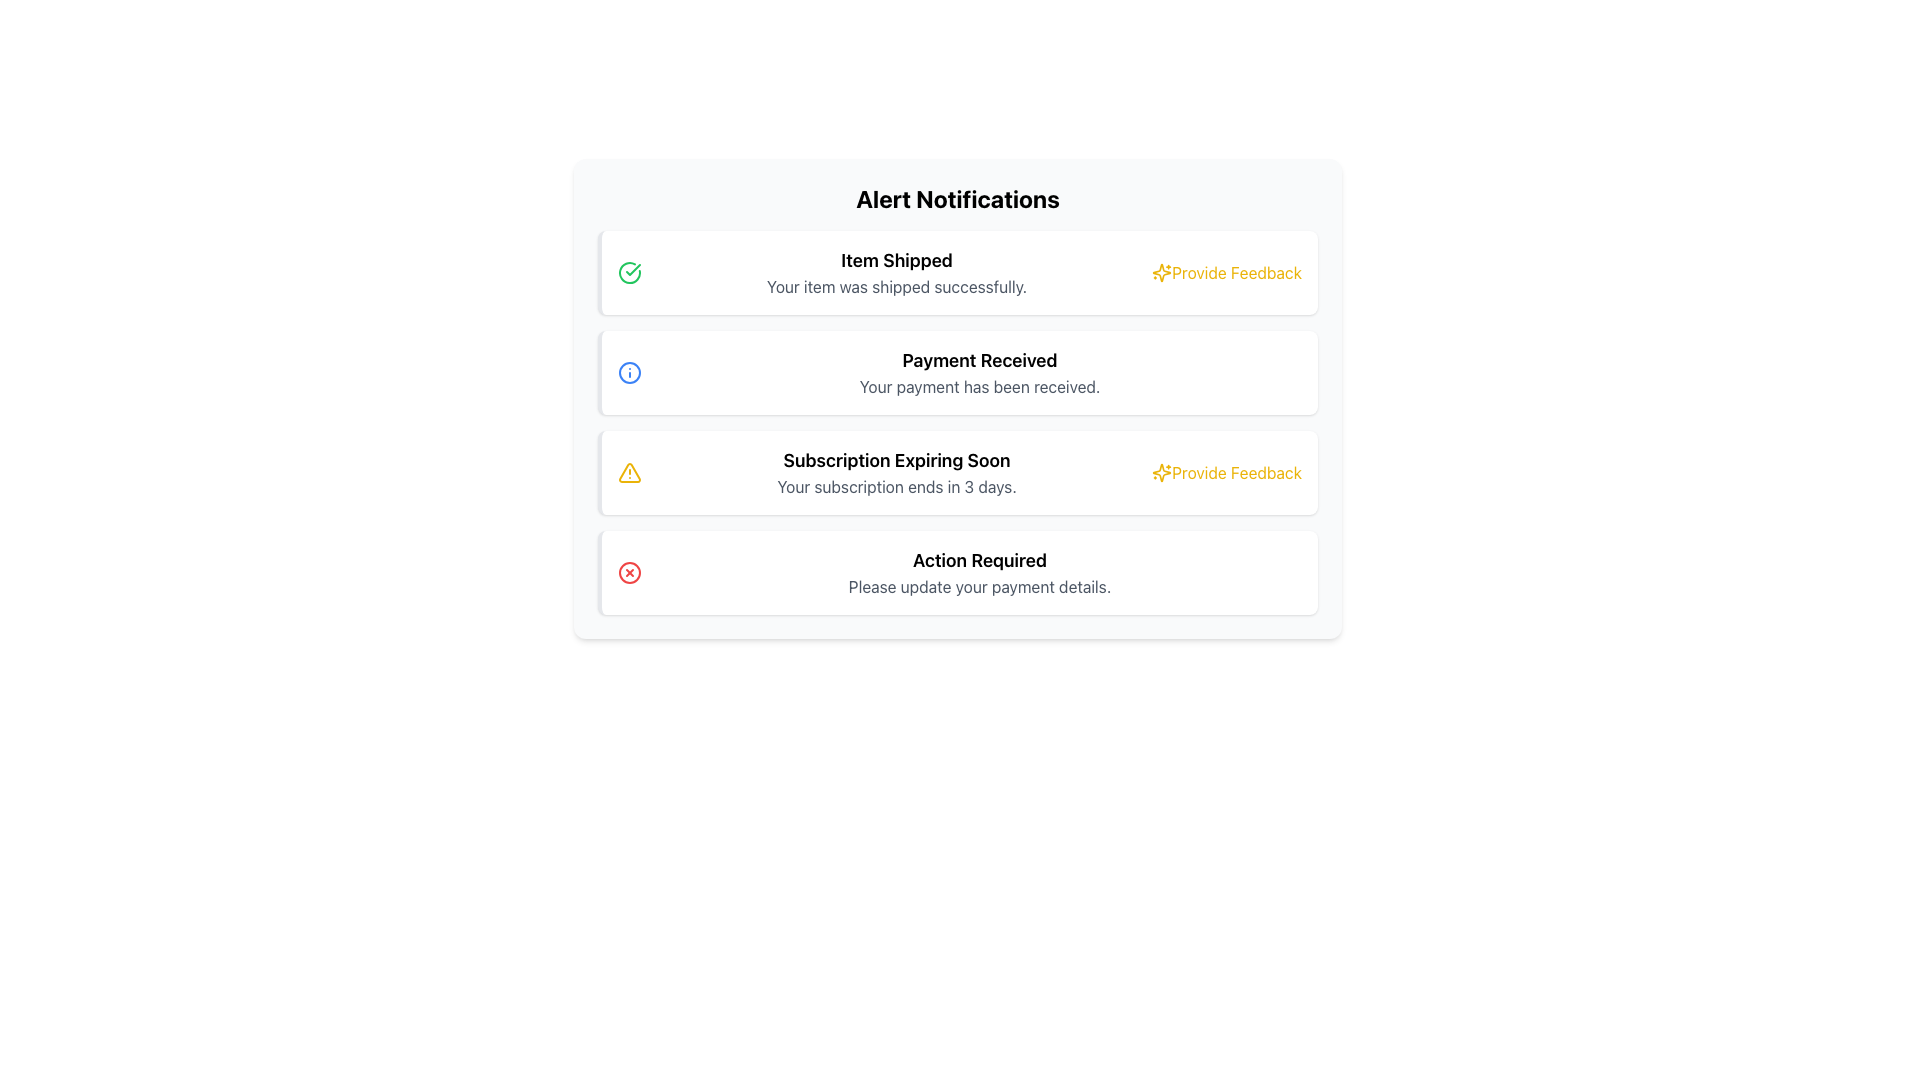 The image size is (1920, 1080). What do you see at coordinates (1162, 273) in the screenshot?
I see `the feedback icon located to the left of the 'Provide Feedback' text in the topmost notification card labeled 'Item Shipped'` at bounding box center [1162, 273].